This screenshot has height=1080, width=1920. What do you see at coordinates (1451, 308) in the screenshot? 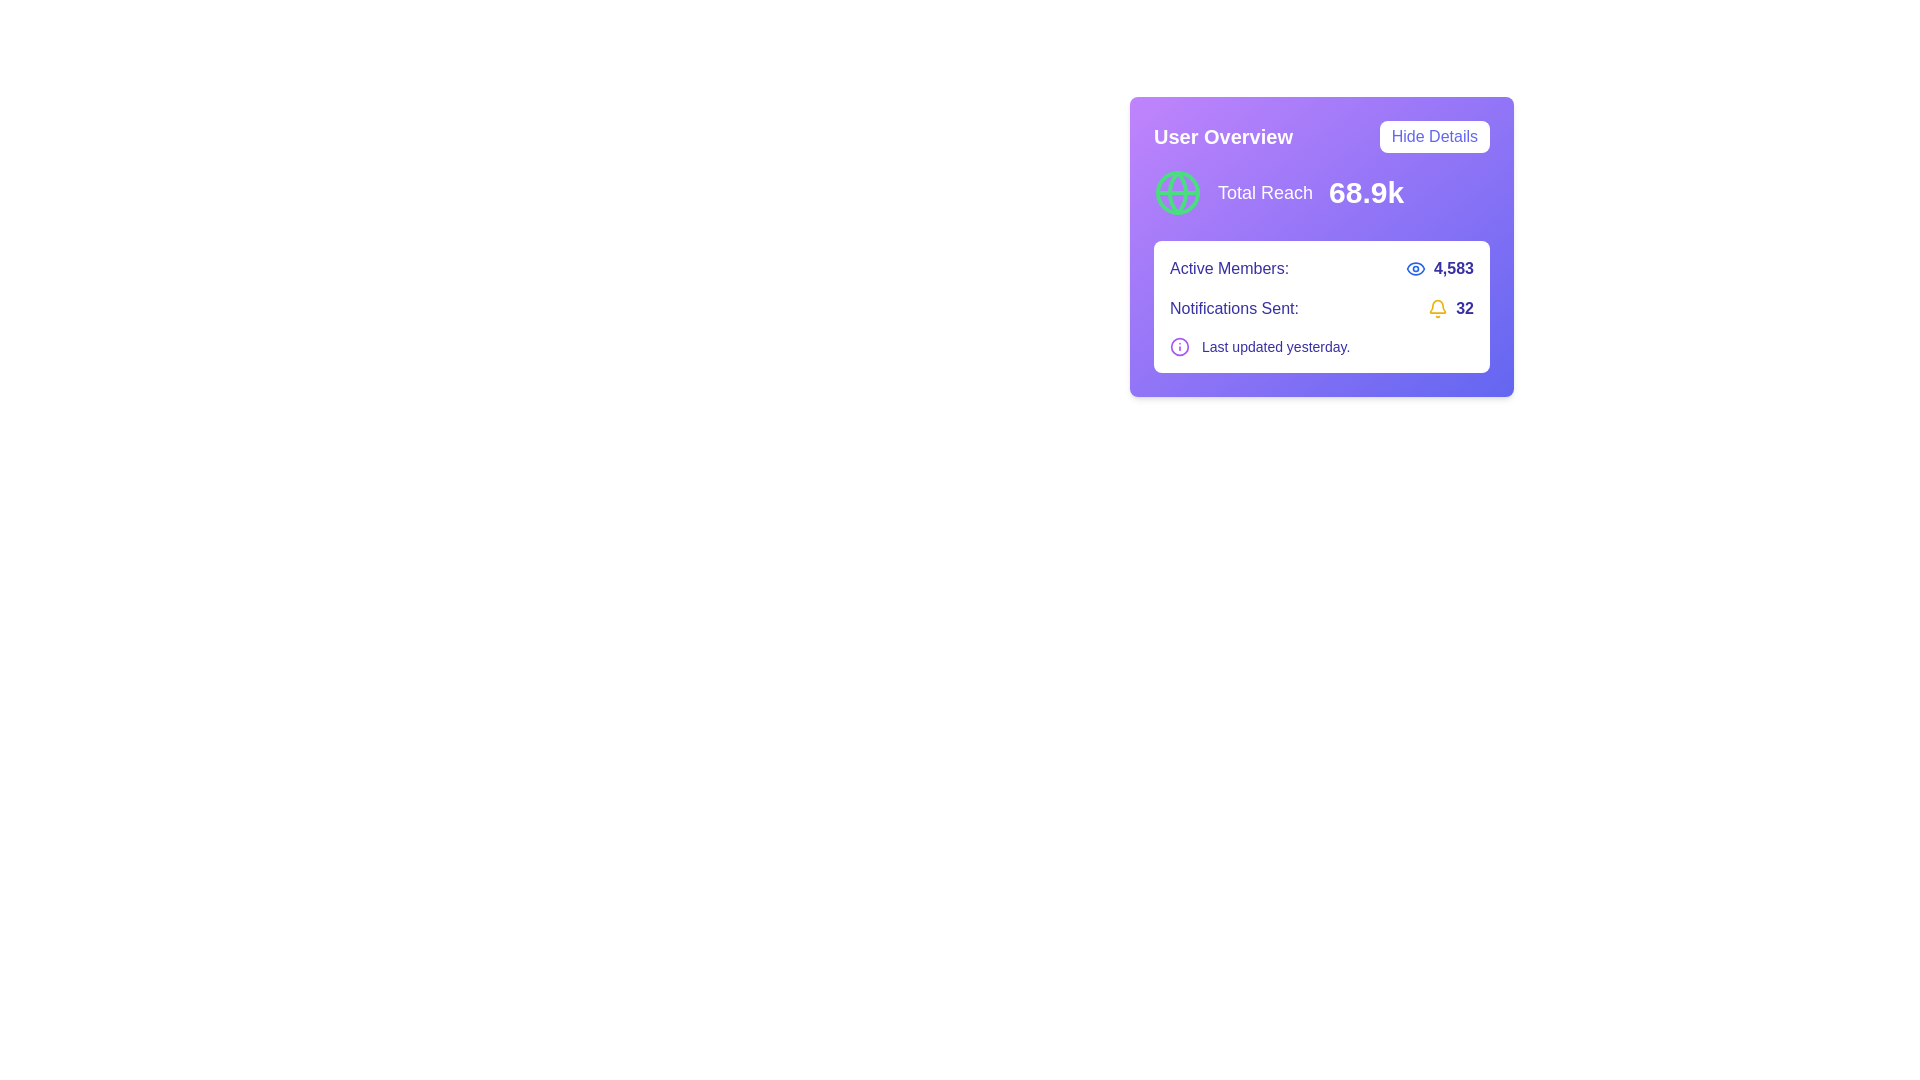
I see `the yellow bell icon with the count '32' in the 'Notifications Sent:' section of the User Overview card` at bounding box center [1451, 308].